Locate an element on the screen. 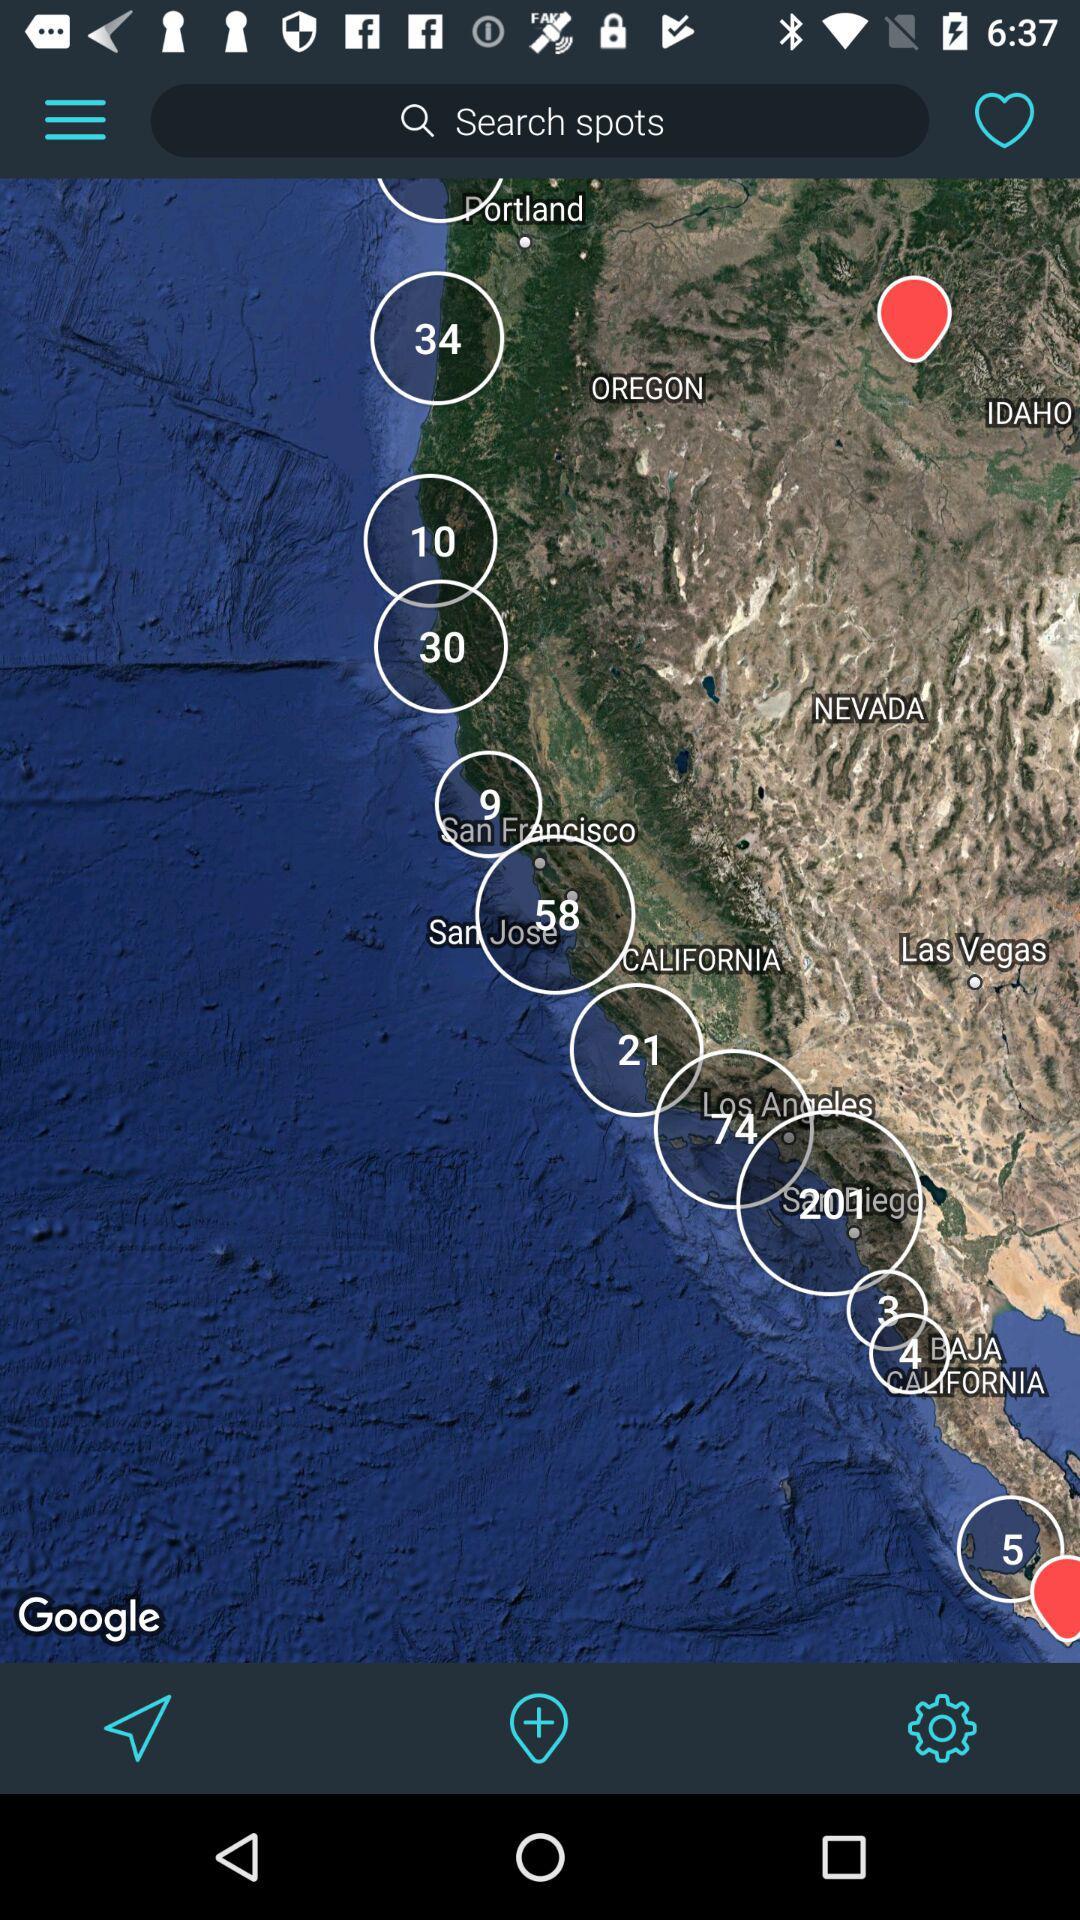 The height and width of the screenshot is (1920, 1080). settings is located at coordinates (942, 1727).